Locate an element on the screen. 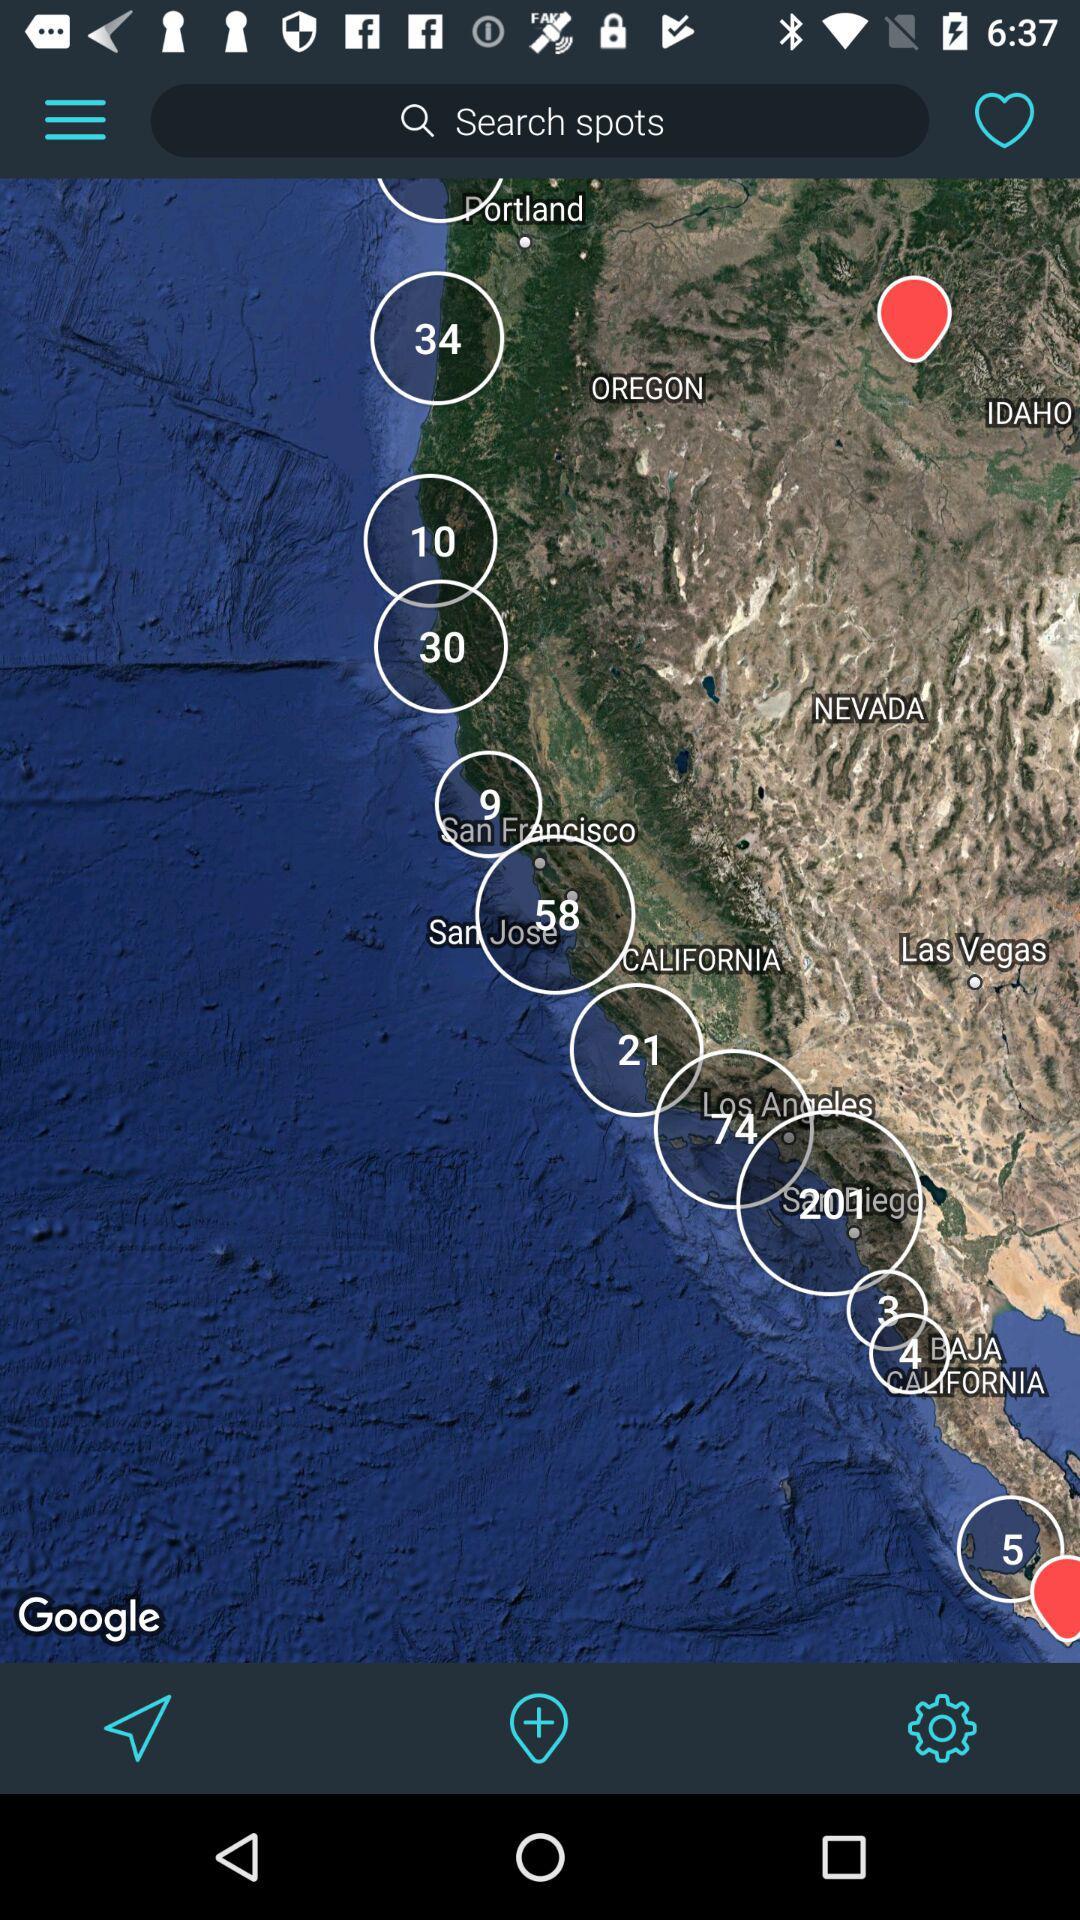 The height and width of the screenshot is (1920, 1080). settings is located at coordinates (942, 1727).